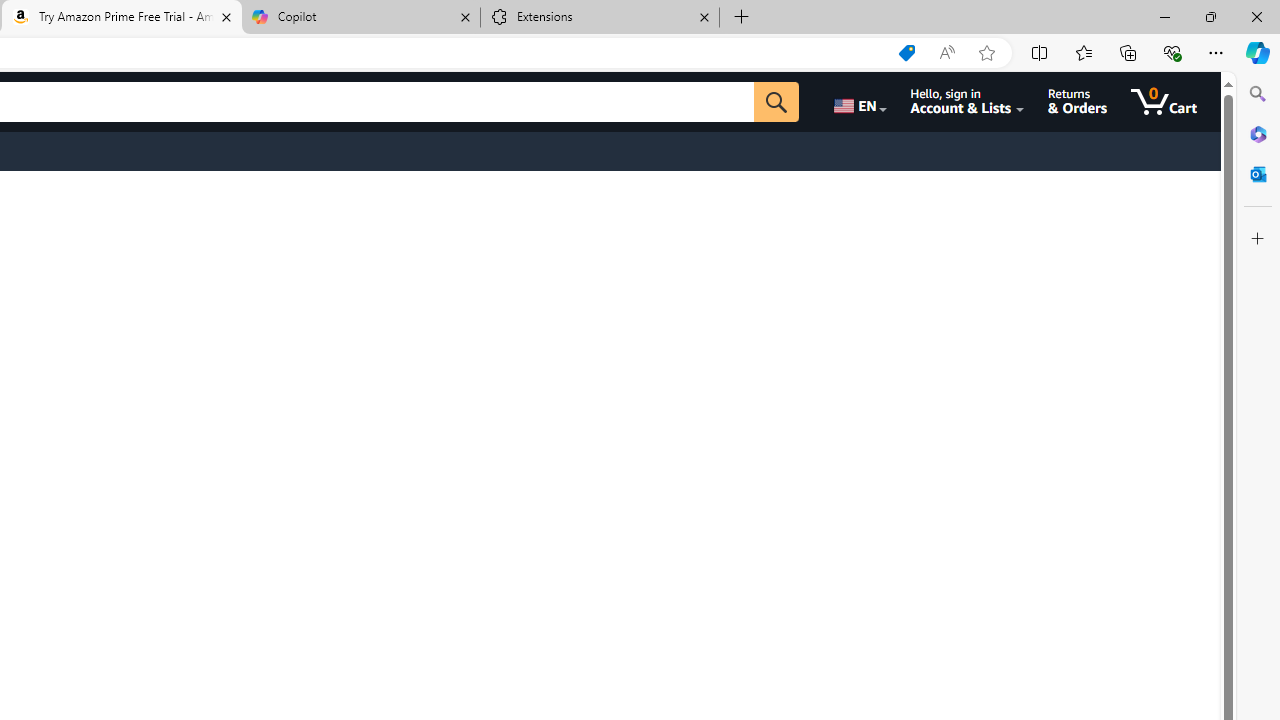 The height and width of the screenshot is (720, 1280). What do you see at coordinates (858, 101) in the screenshot?
I see `'Choose a language for shopping.'` at bounding box center [858, 101].